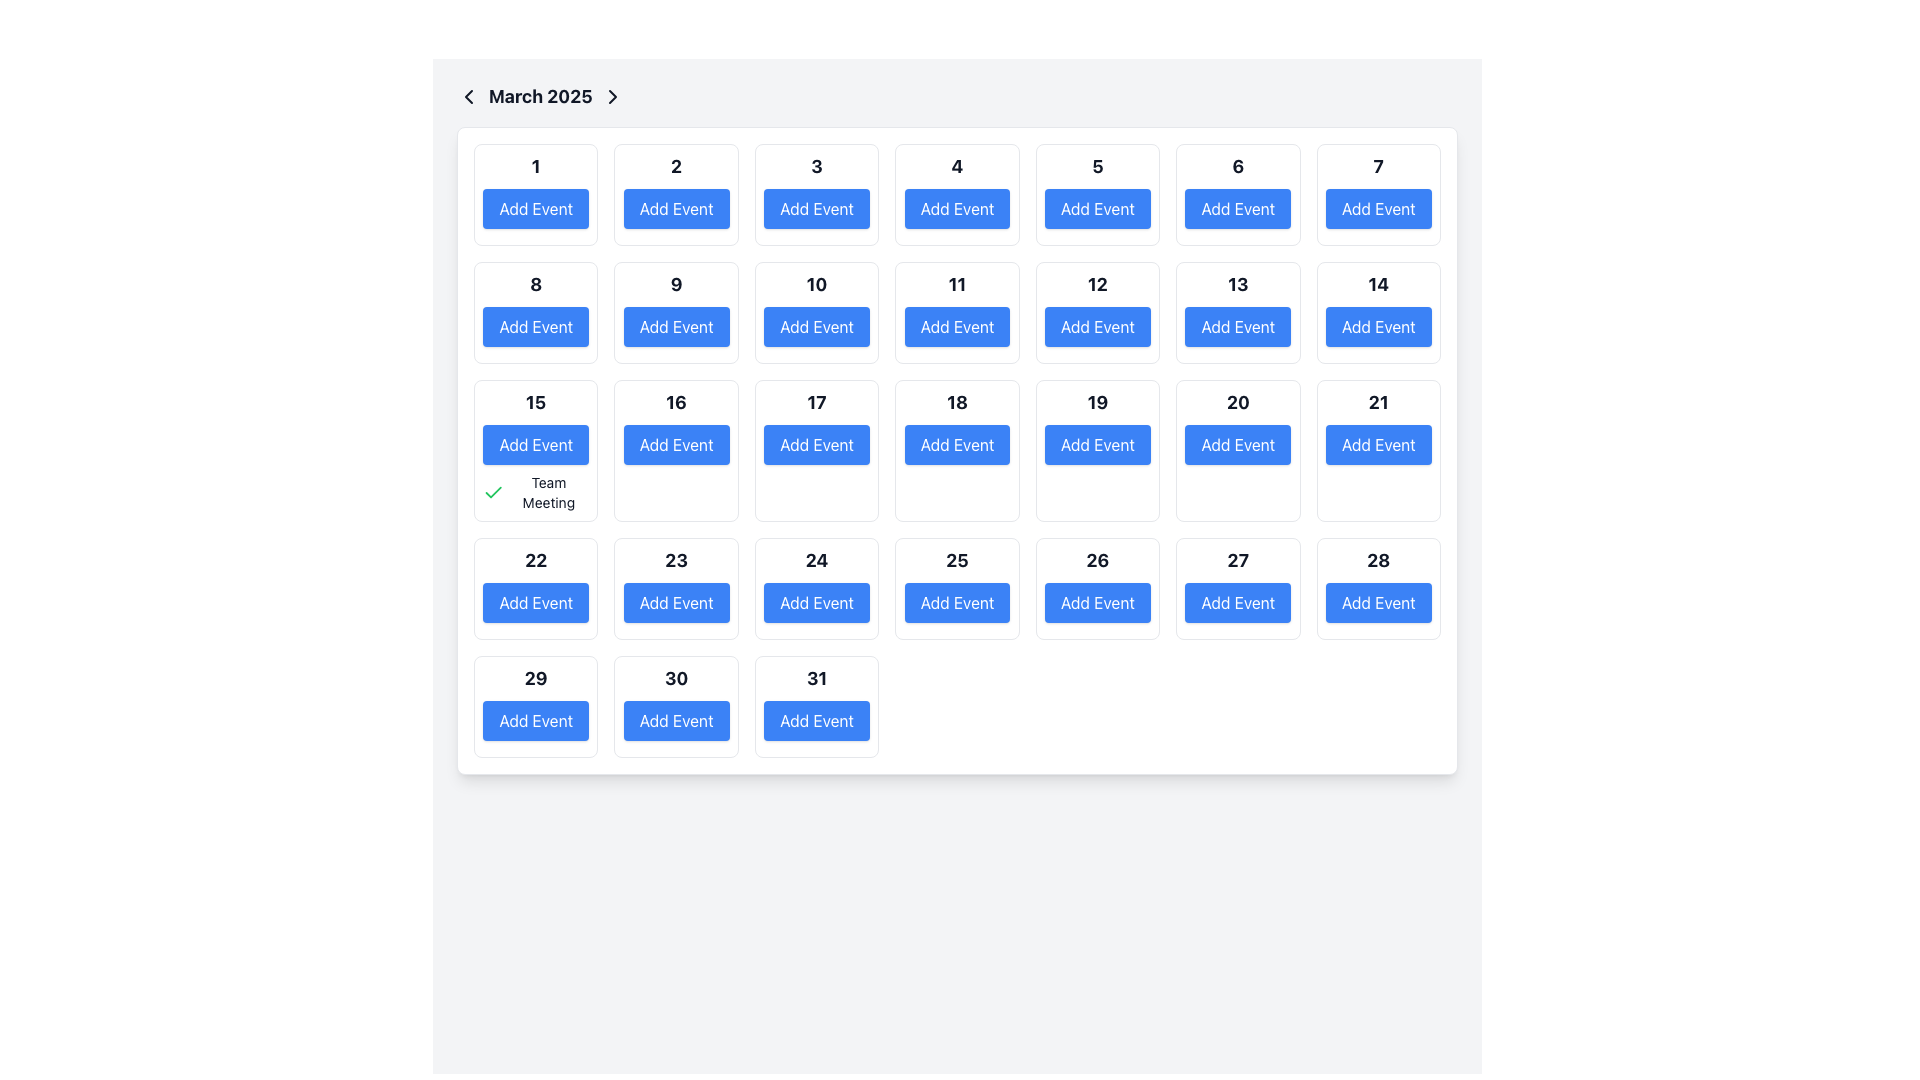  Describe the element at coordinates (1237, 443) in the screenshot. I see `the 'Add Event' button, which is a rounded rectangular button with a solid blue background and white text, located in the grid for March 20, 2025` at that location.